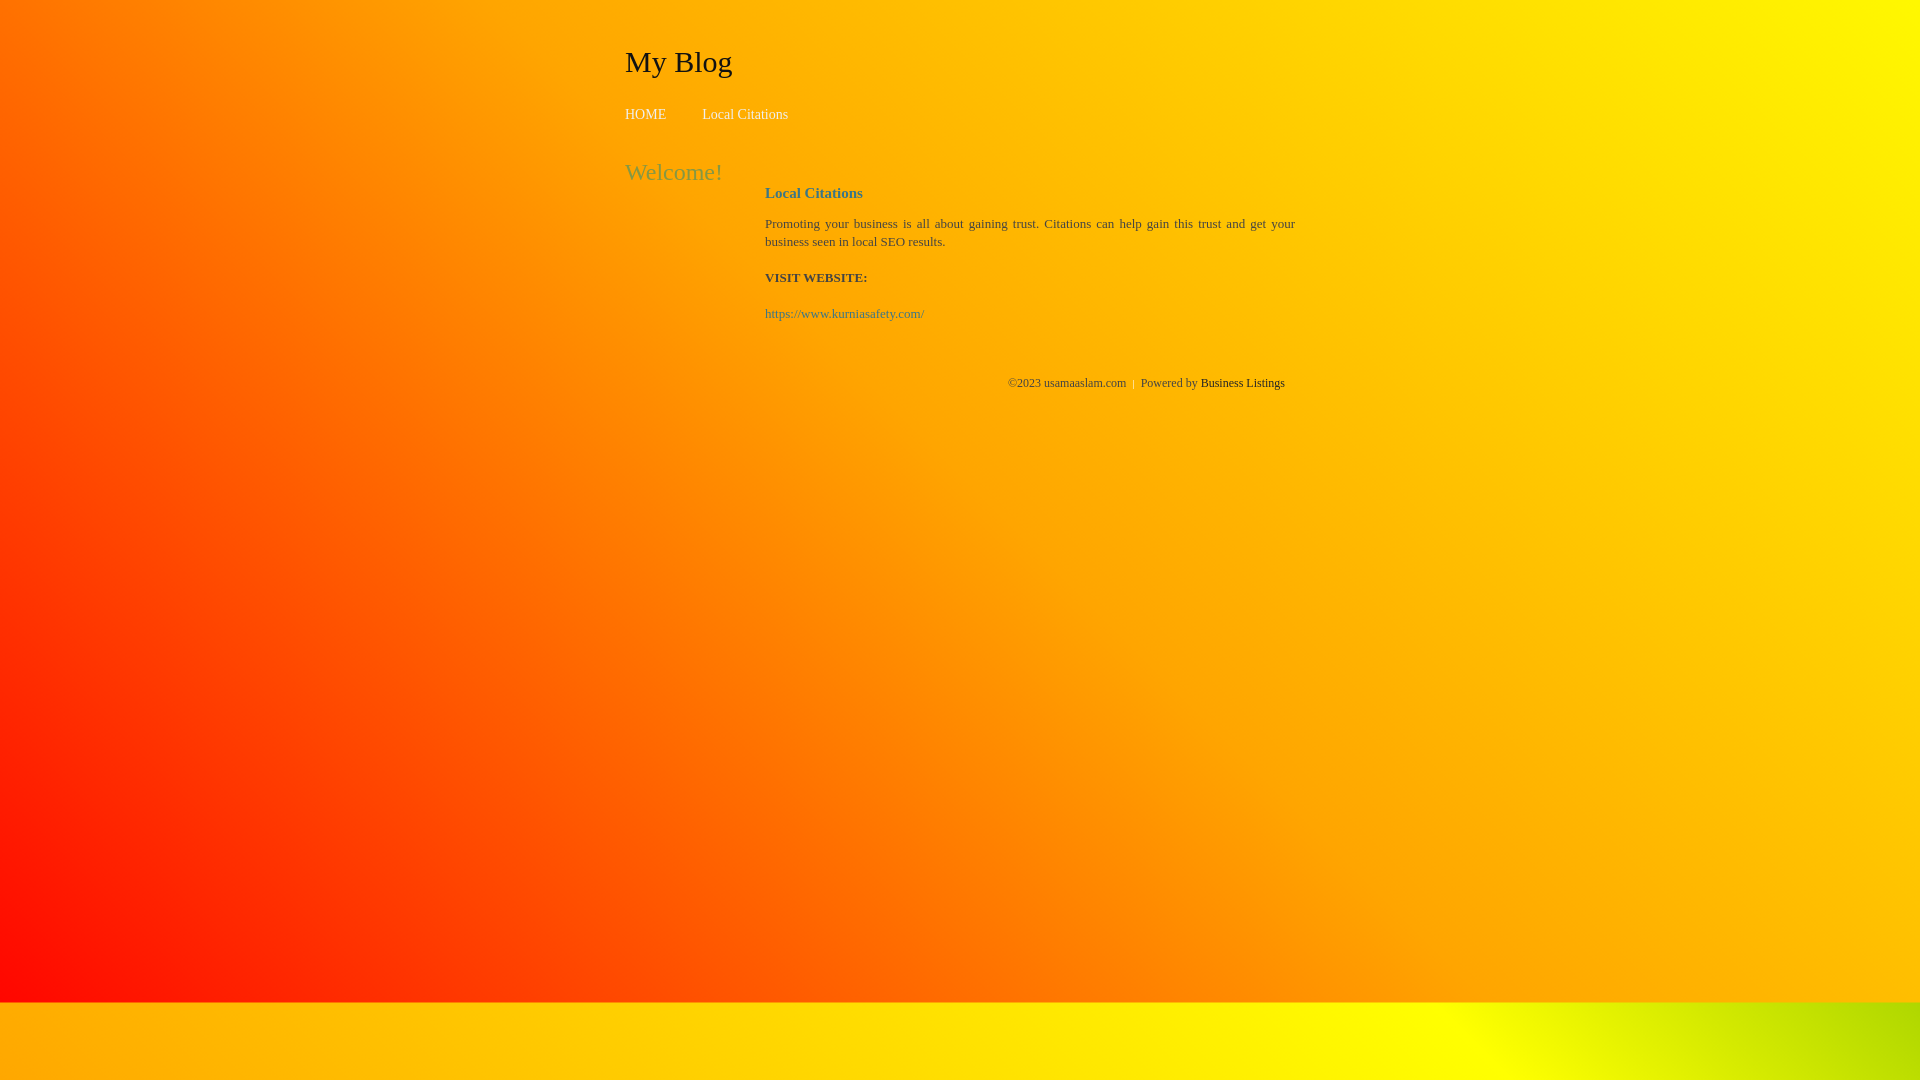 Image resolution: width=1920 pixels, height=1080 pixels. Describe the element at coordinates (743, 114) in the screenshot. I see `'Local Citations'` at that location.